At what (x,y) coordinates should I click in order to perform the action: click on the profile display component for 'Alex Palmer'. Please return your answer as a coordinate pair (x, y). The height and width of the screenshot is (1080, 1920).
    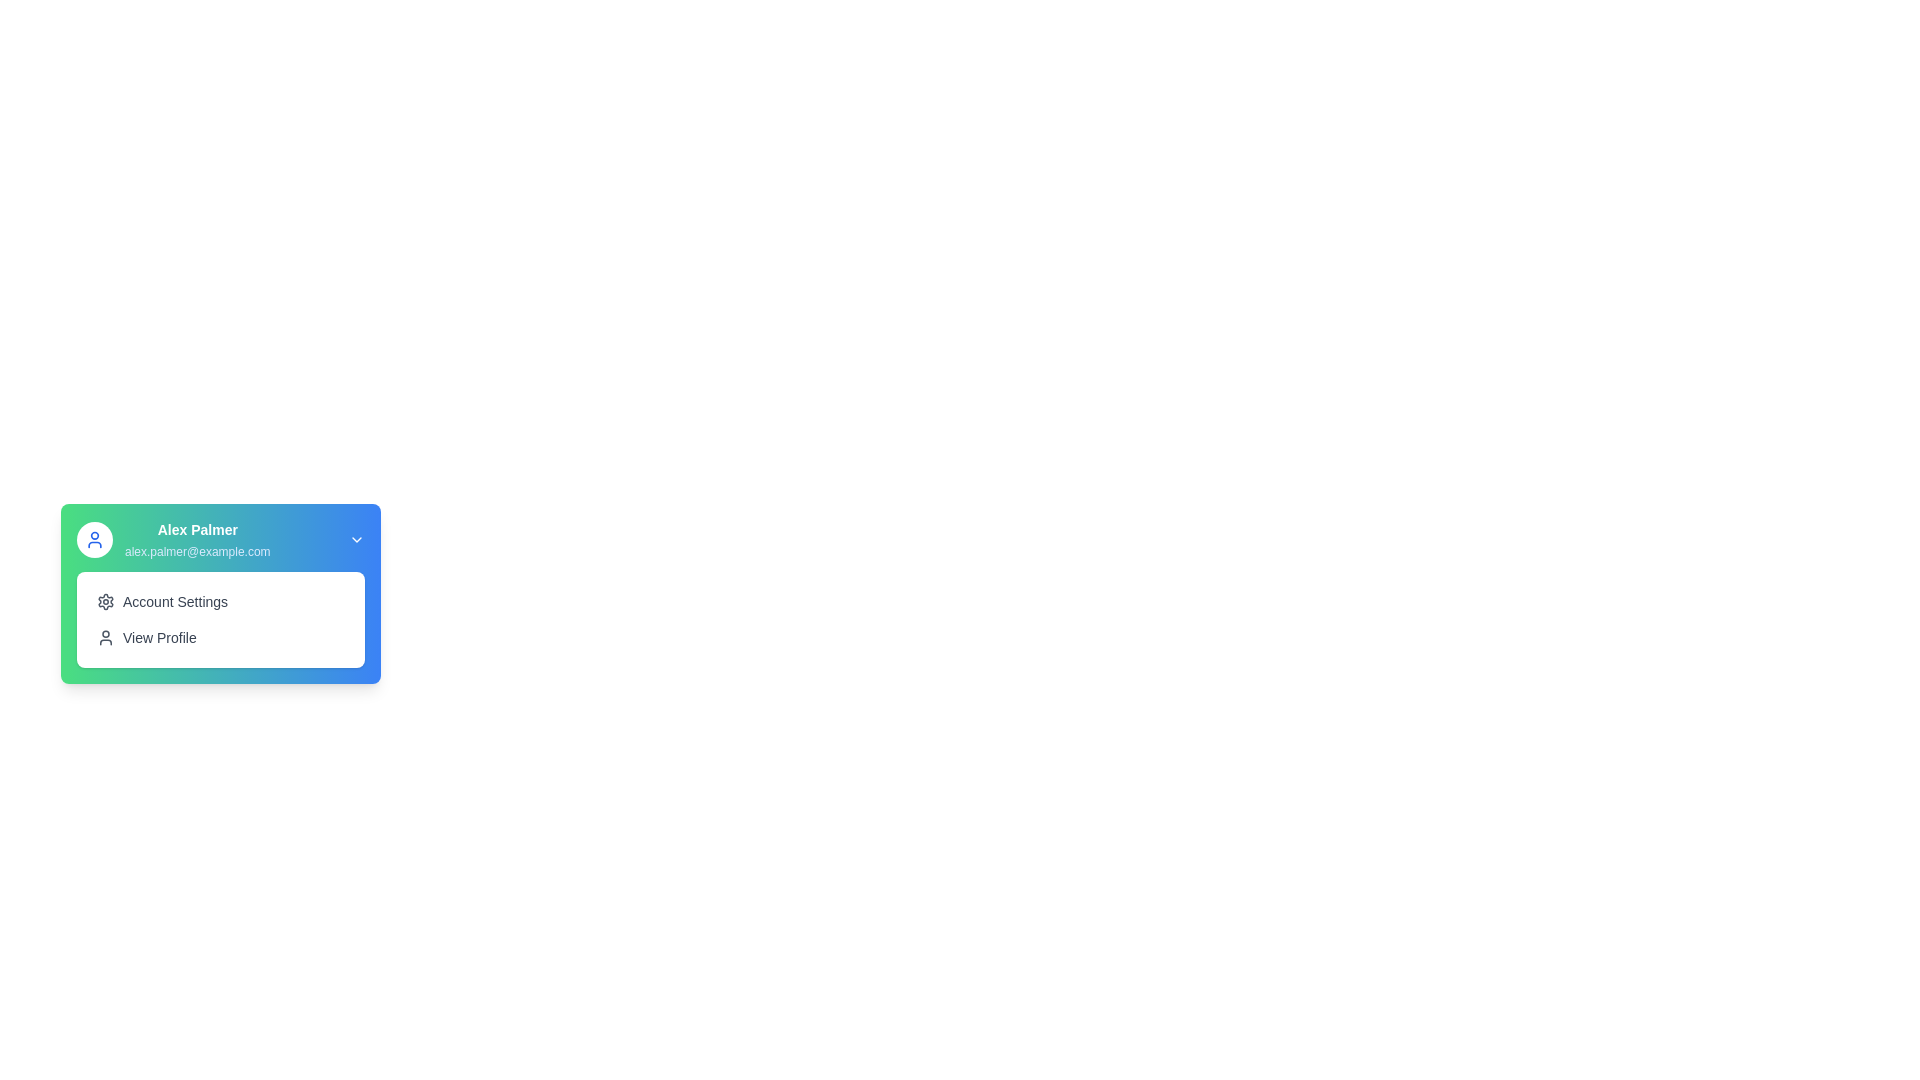
    Looking at the image, I should click on (173, 540).